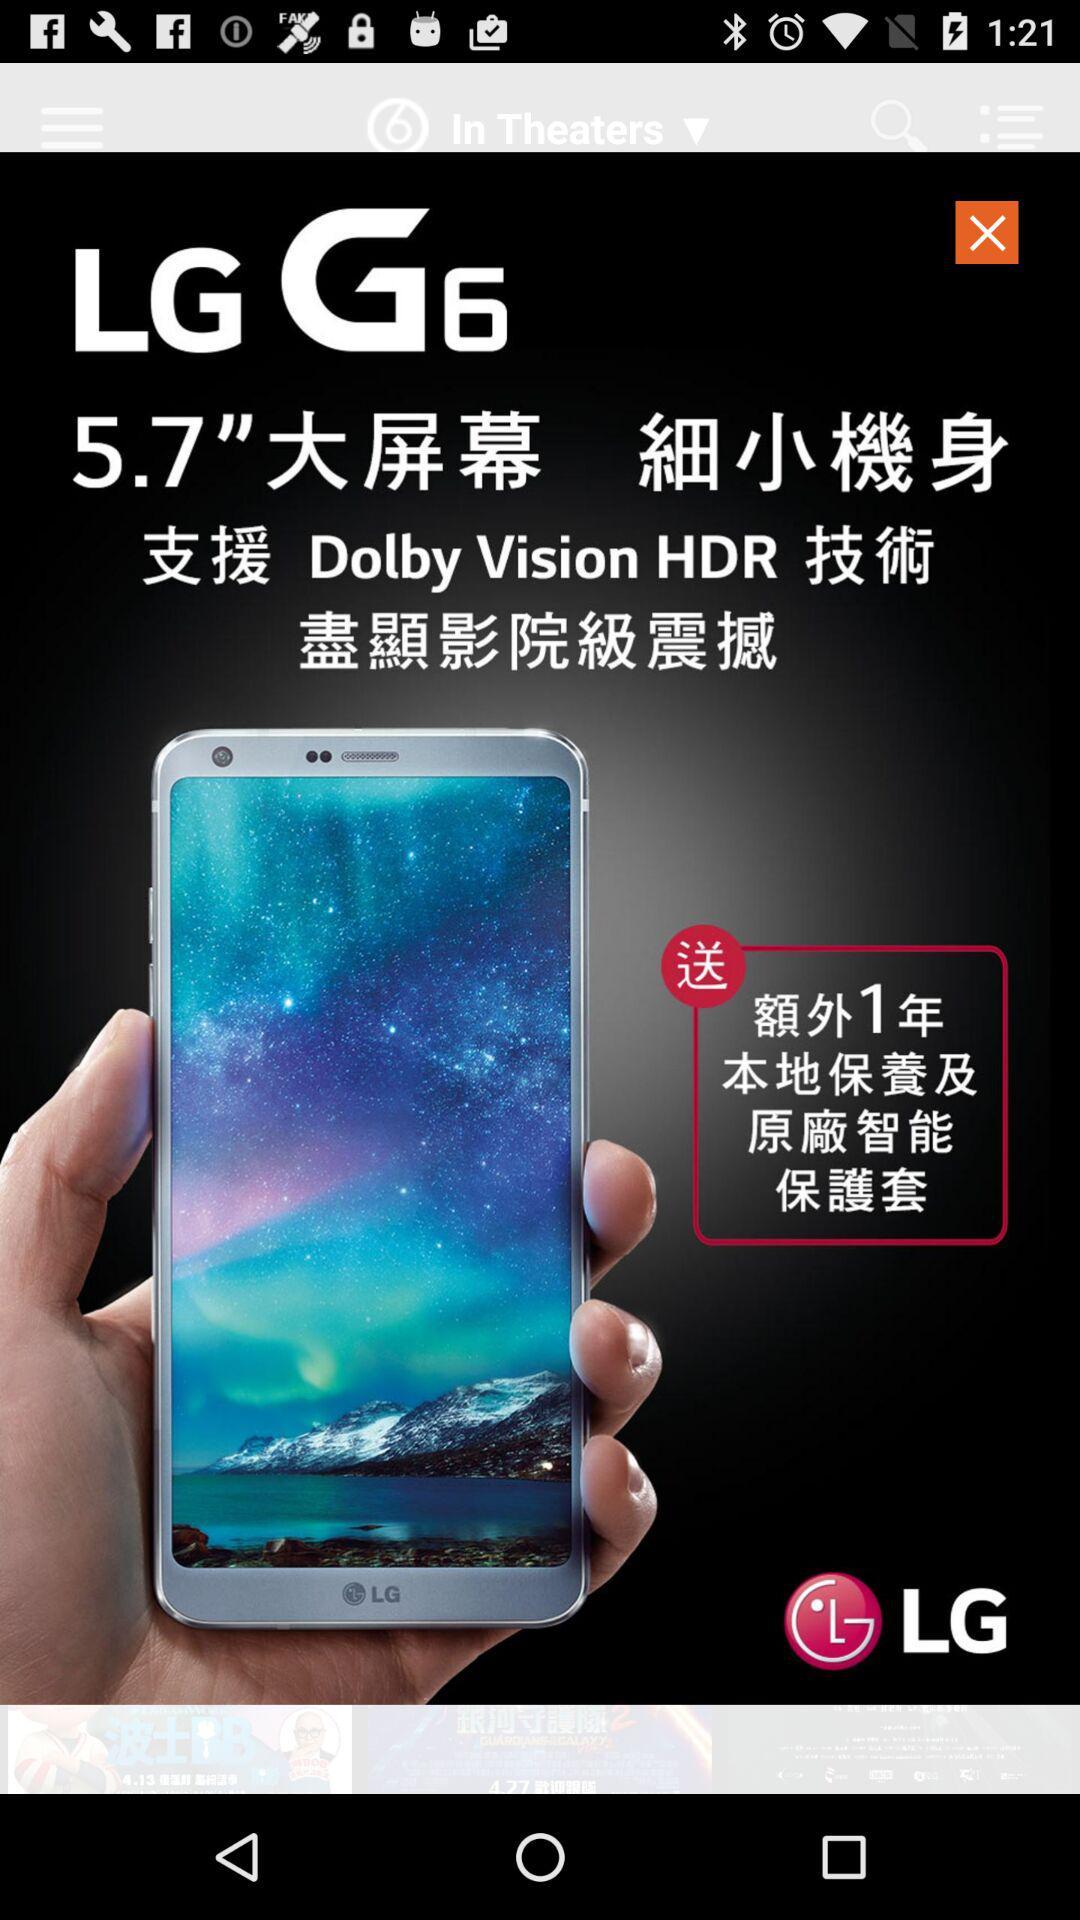 This screenshot has width=1080, height=1920. What do you see at coordinates (987, 254) in the screenshot?
I see `the close icon` at bounding box center [987, 254].